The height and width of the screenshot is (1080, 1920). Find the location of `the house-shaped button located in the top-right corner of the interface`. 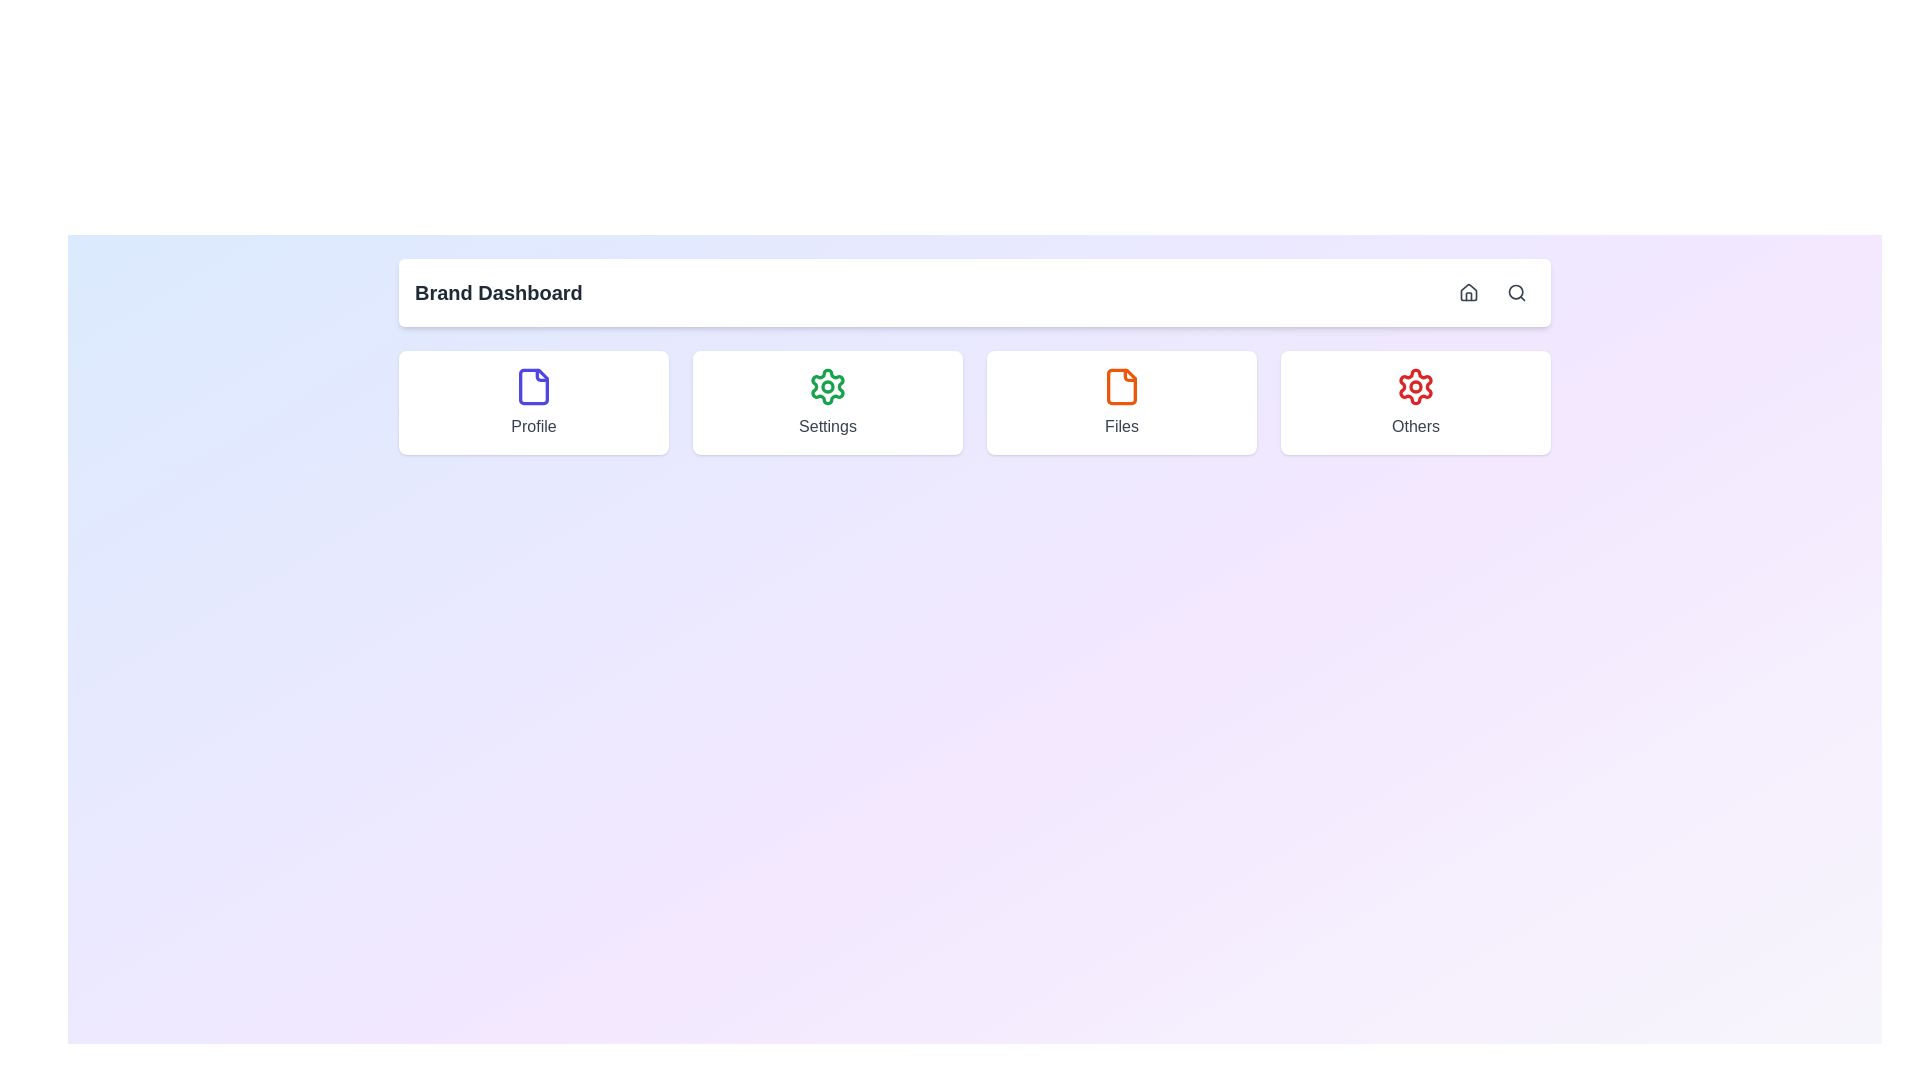

the house-shaped button located in the top-right corner of the interface is located at coordinates (1468, 293).